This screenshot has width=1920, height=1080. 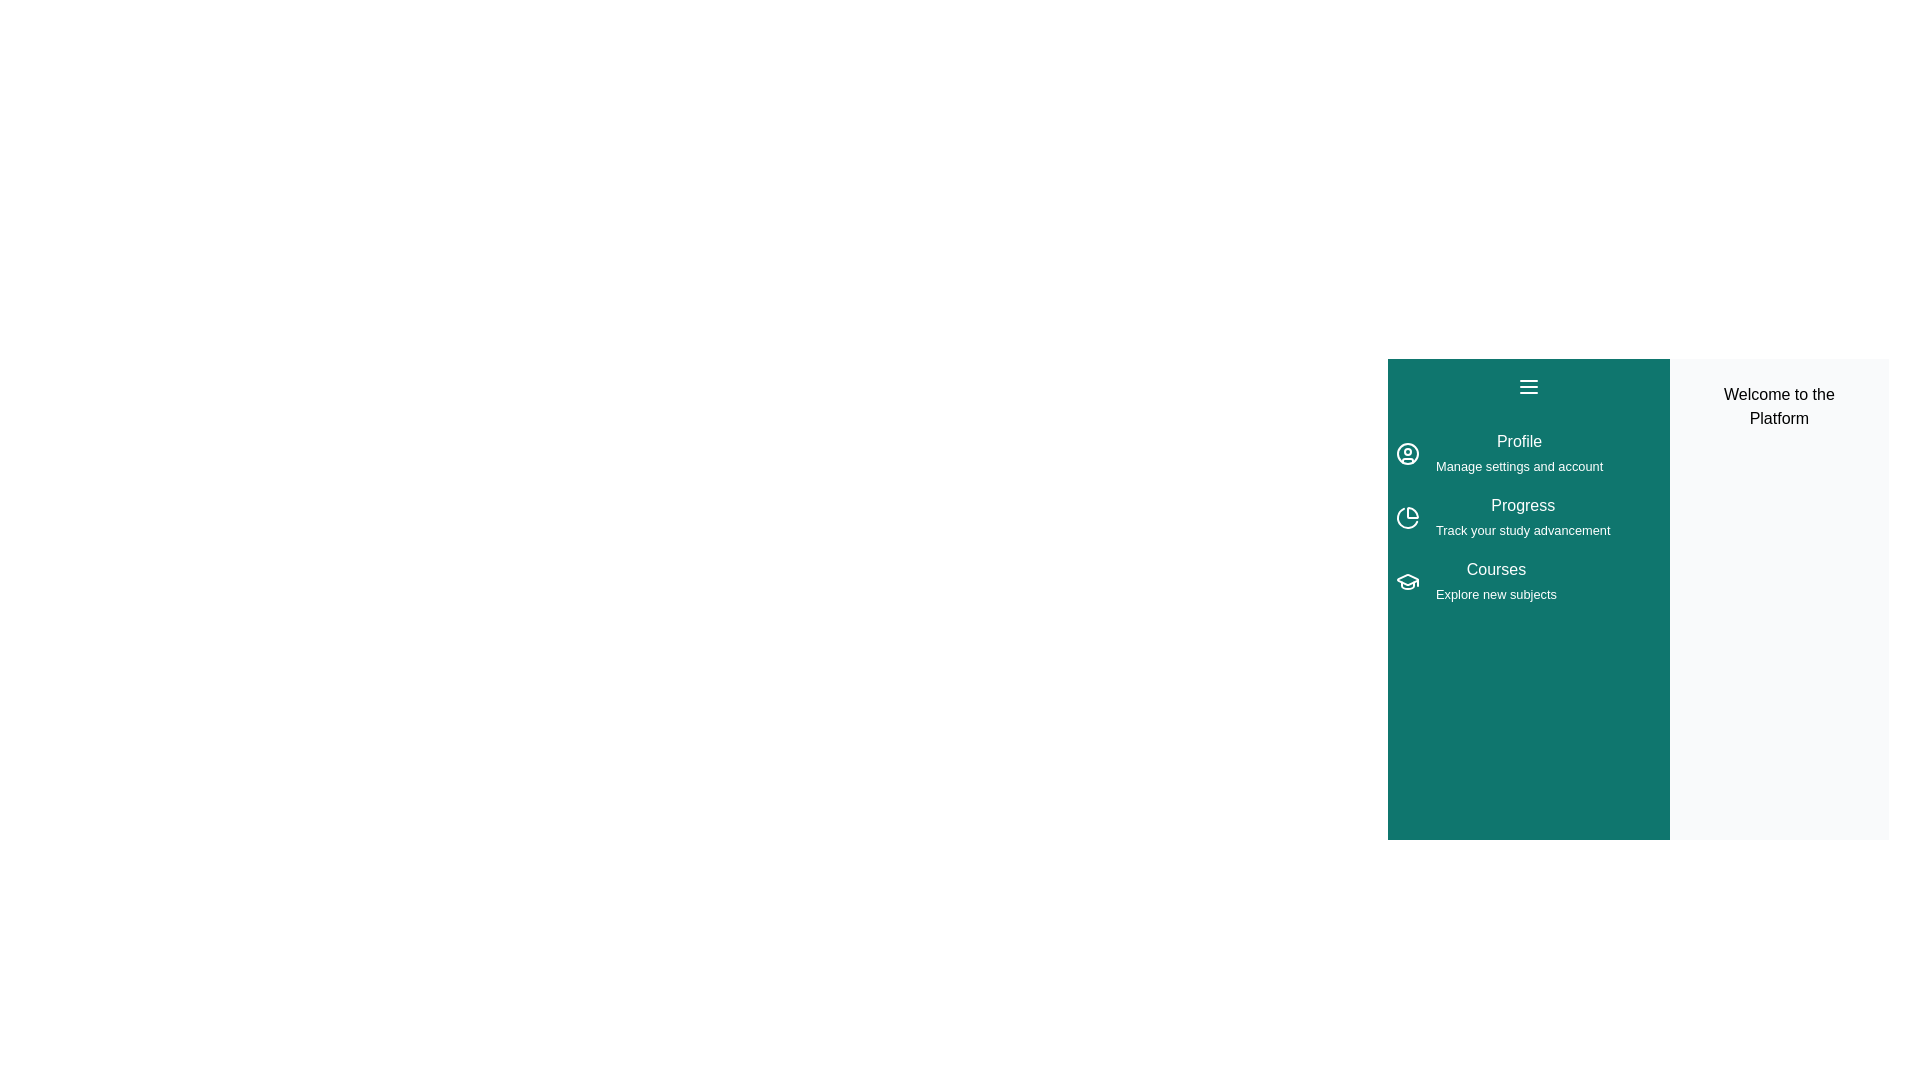 I want to click on the menu item Progress from the drawer, so click(x=1406, y=516).